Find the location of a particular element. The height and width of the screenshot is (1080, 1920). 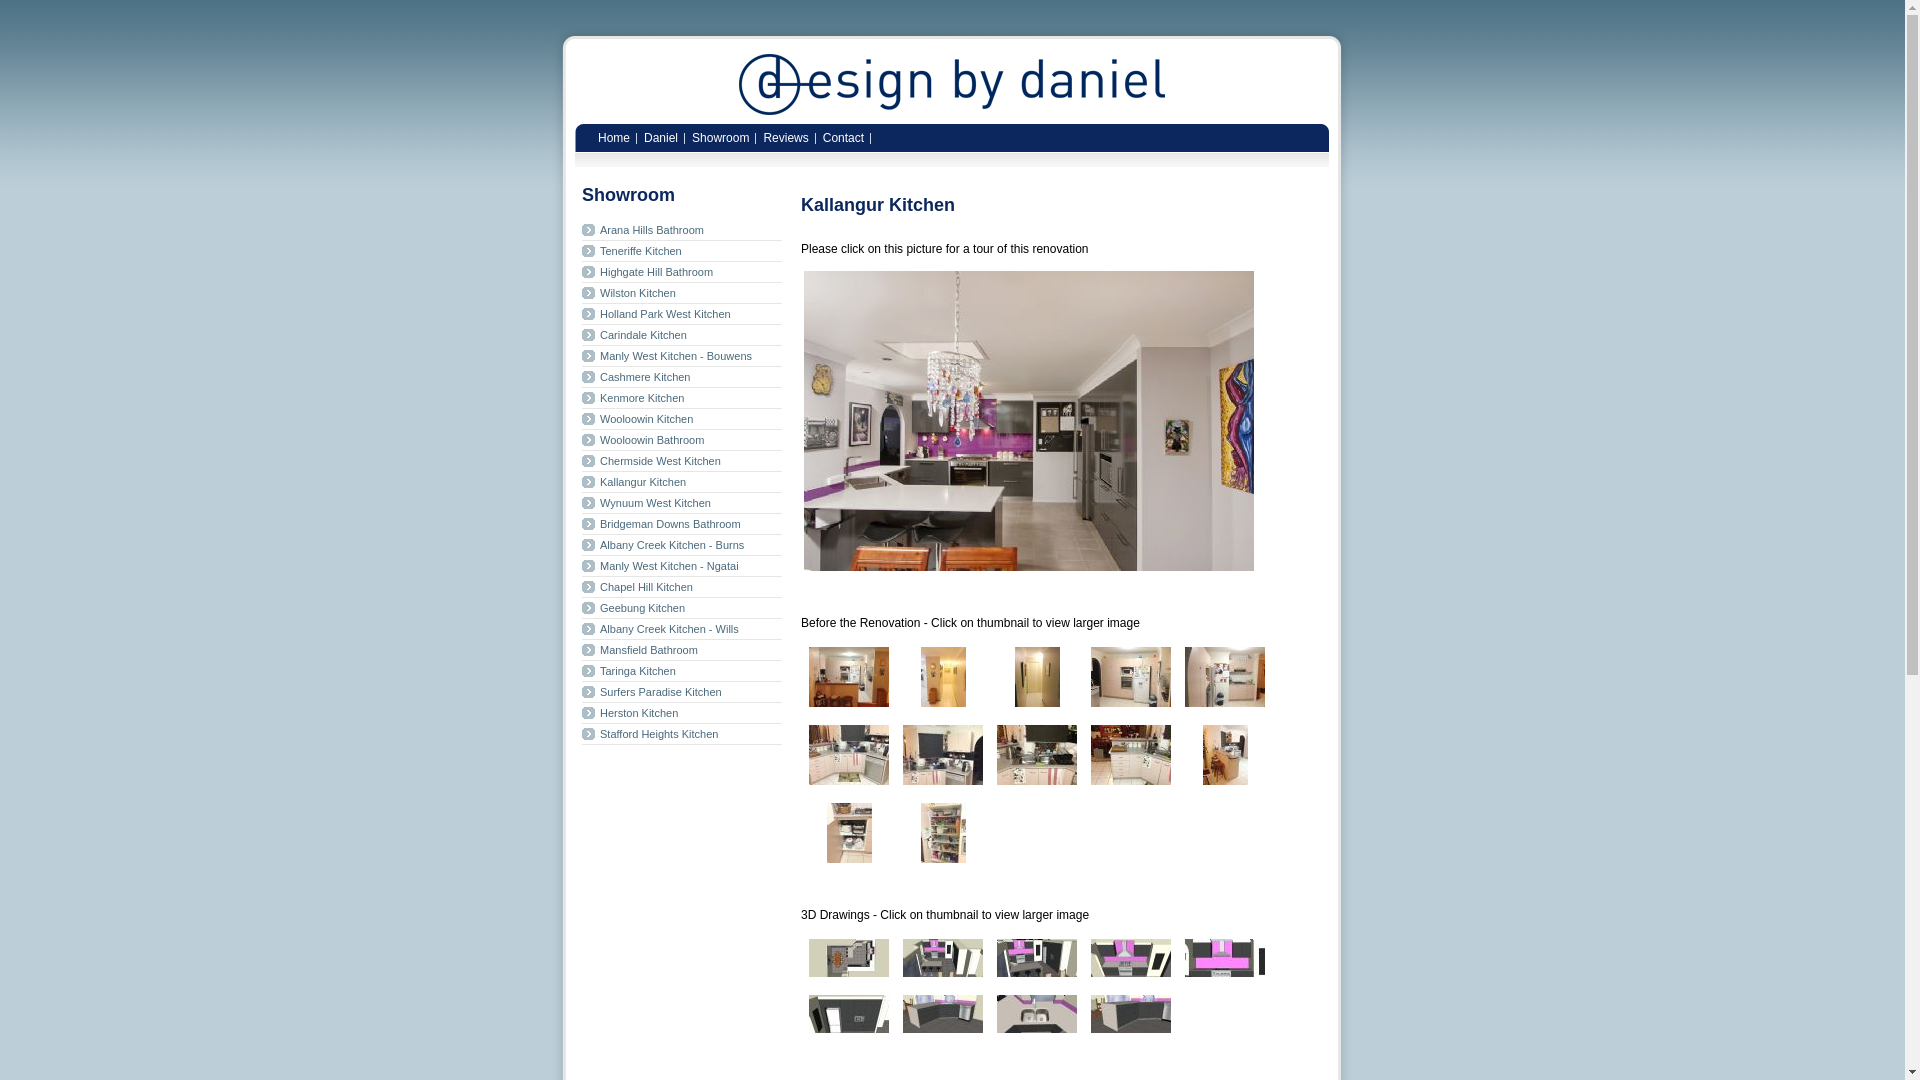

'Surfers Paradise Kitchen' is located at coordinates (681, 691).